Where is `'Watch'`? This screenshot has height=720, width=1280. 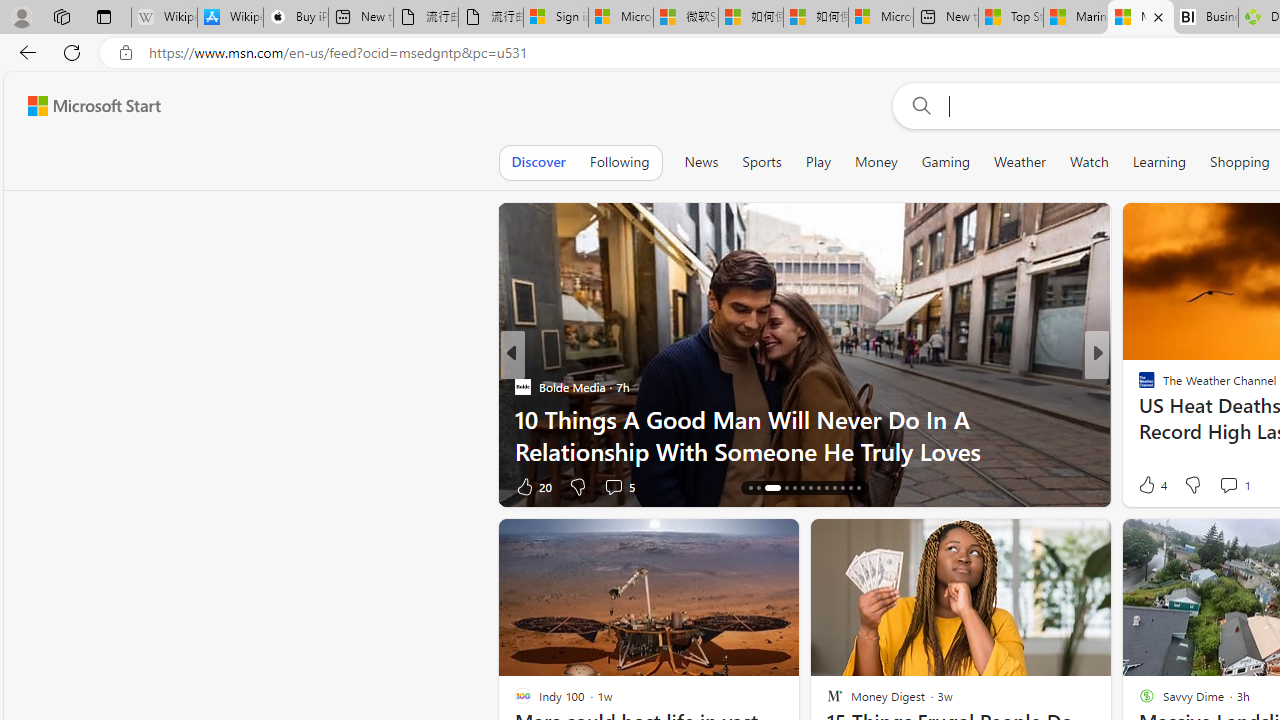
'Watch' is located at coordinates (1088, 161).